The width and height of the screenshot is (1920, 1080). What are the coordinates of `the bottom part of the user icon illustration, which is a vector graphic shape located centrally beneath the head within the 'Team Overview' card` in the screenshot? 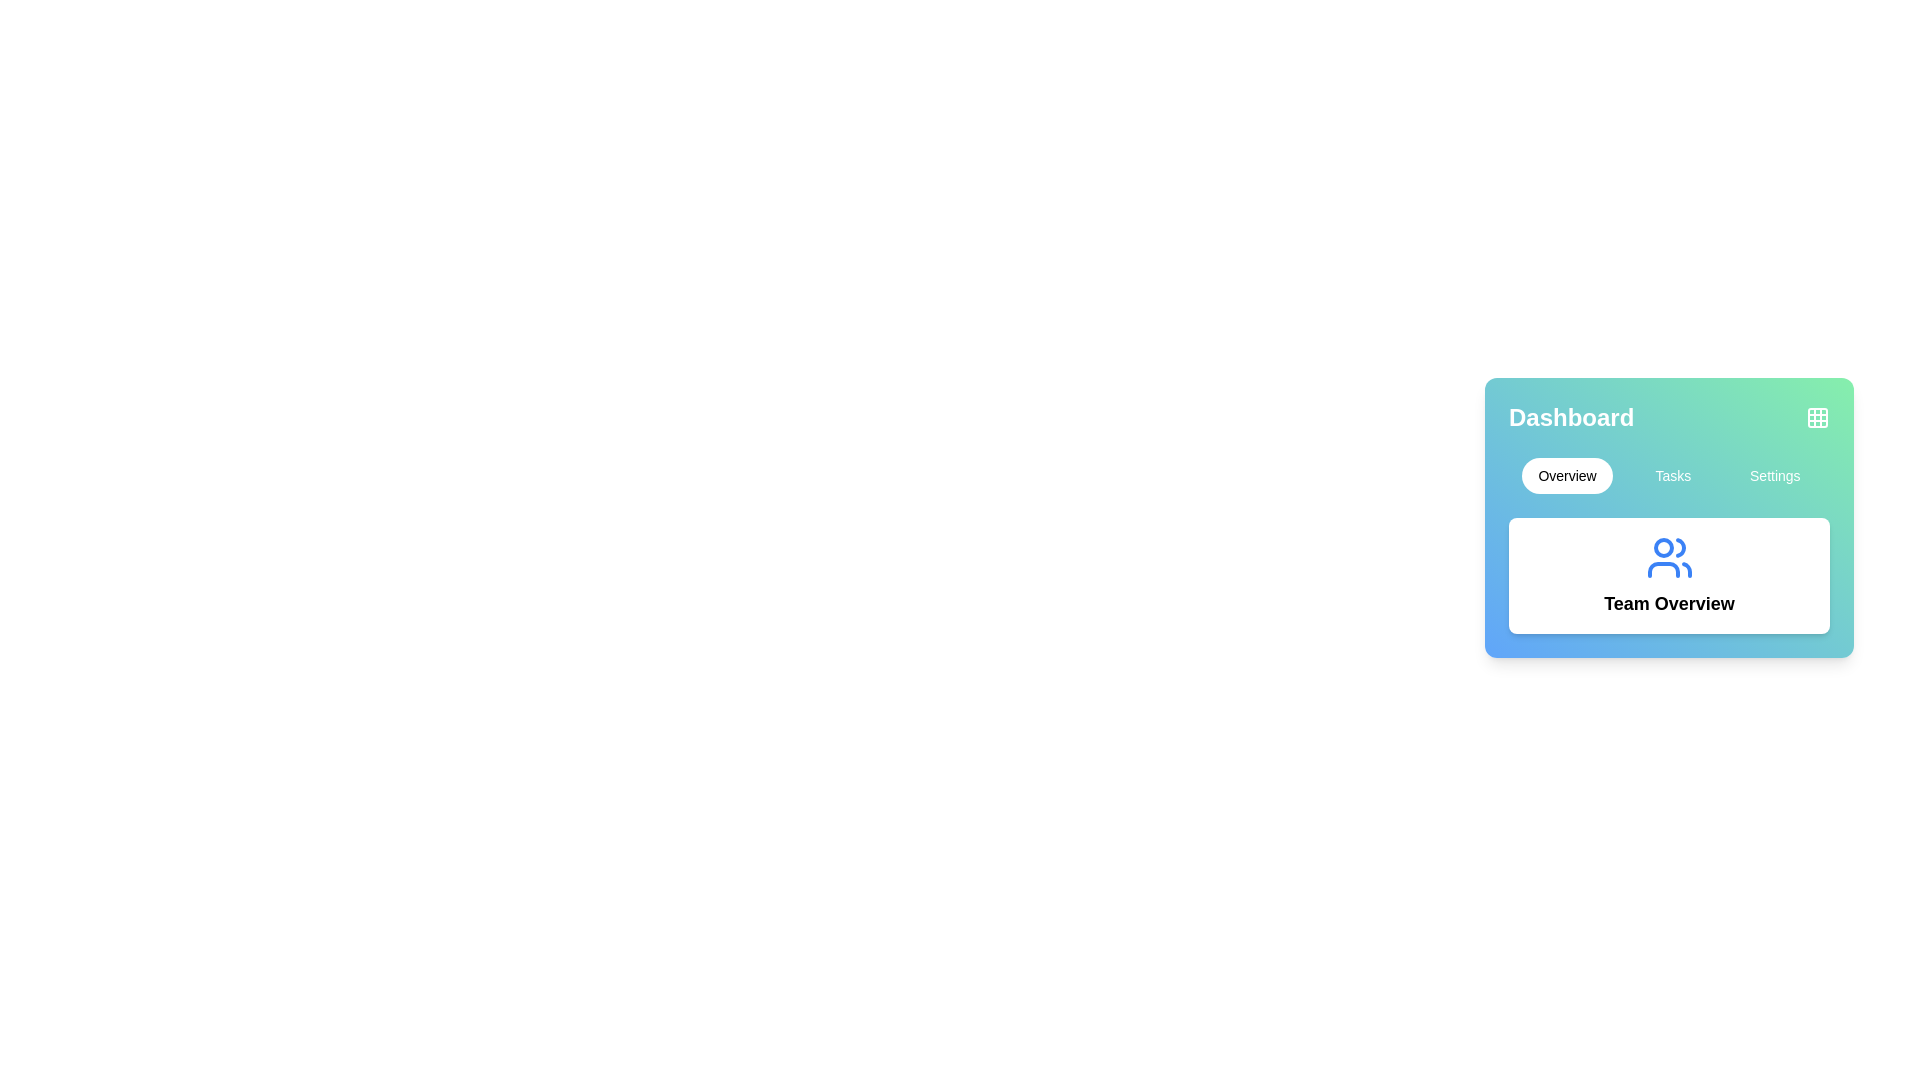 It's located at (1663, 570).